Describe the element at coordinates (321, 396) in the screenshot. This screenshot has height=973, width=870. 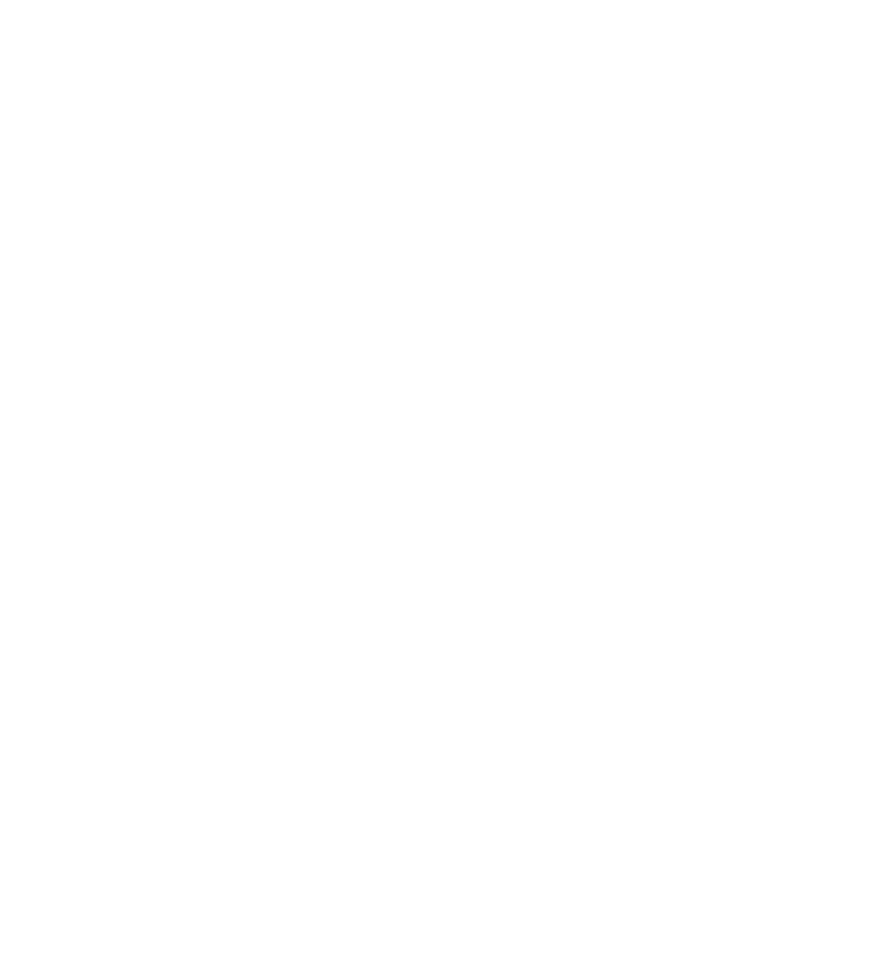
I see `'JBL Unveils IRX ONE All-in-One Column PA'` at that location.